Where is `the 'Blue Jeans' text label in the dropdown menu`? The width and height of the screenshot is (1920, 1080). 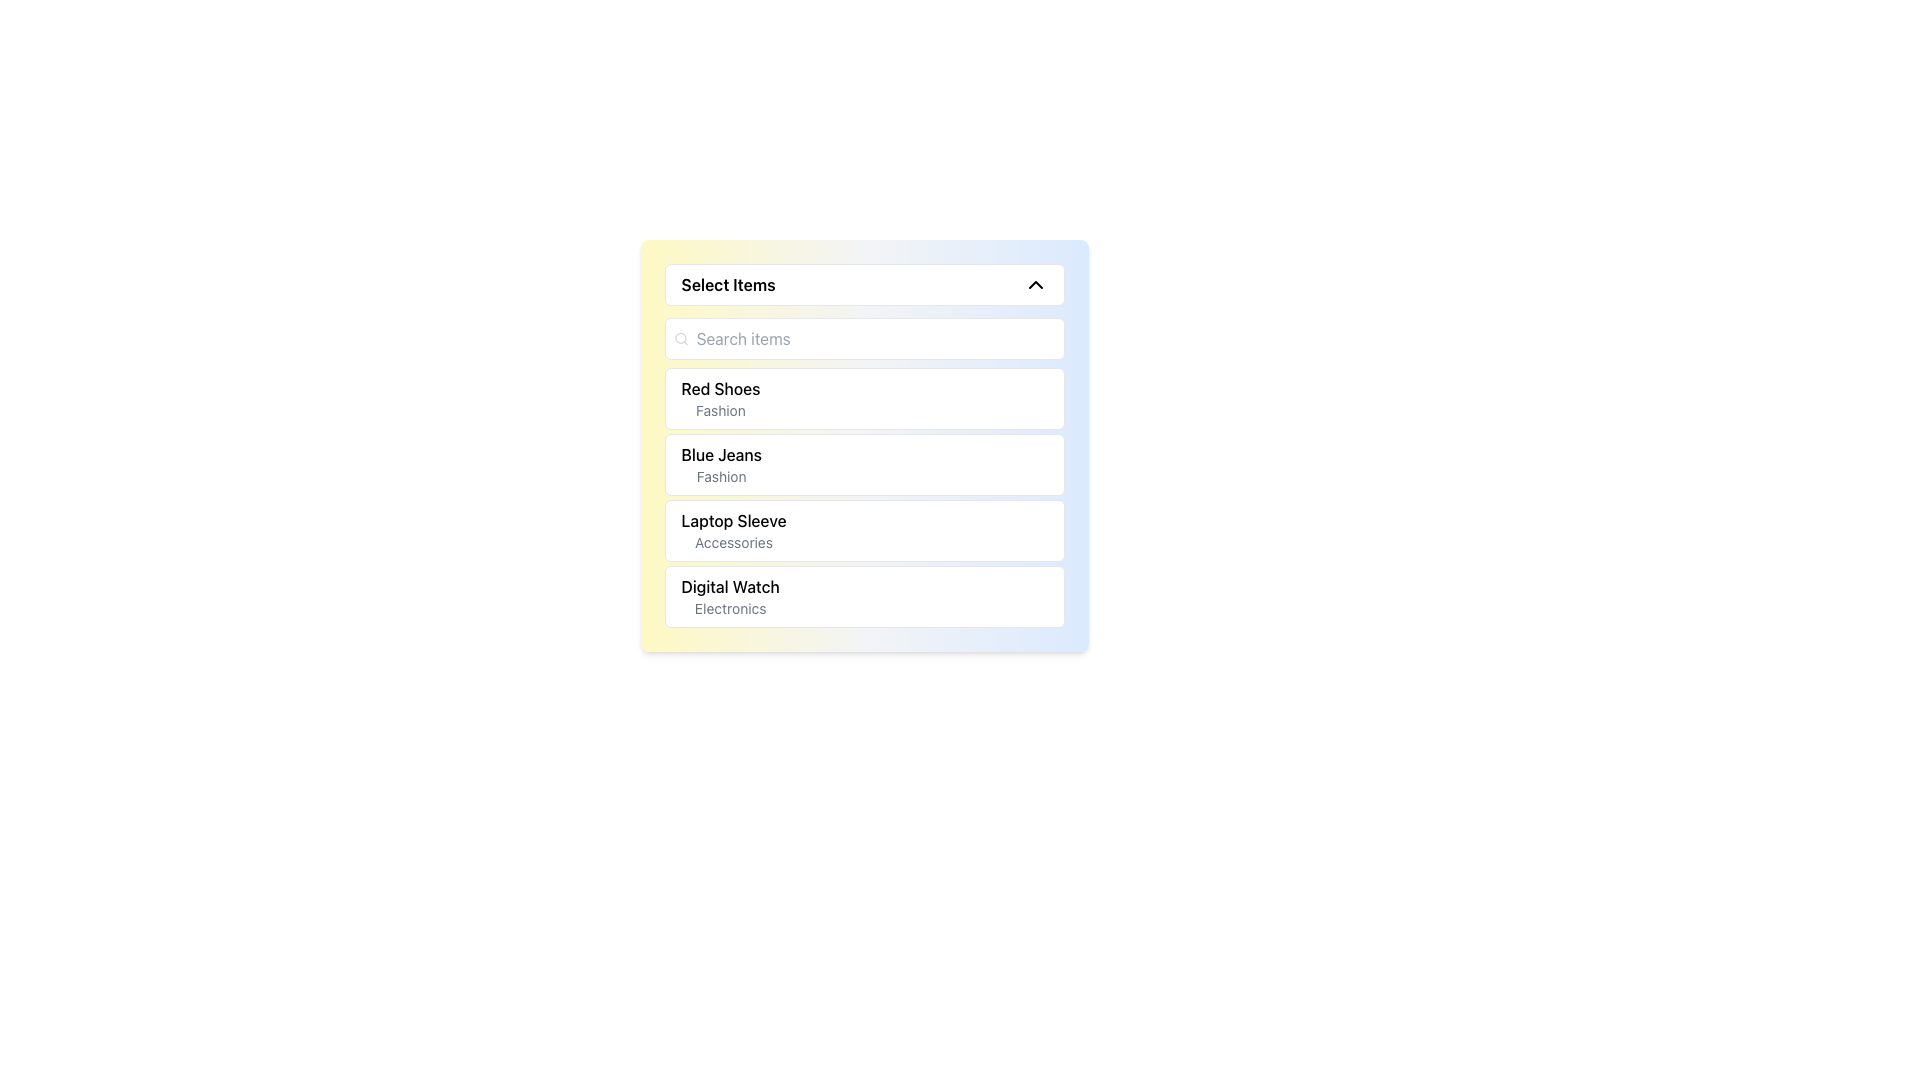 the 'Blue Jeans' text label in the dropdown menu is located at coordinates (720, 465).